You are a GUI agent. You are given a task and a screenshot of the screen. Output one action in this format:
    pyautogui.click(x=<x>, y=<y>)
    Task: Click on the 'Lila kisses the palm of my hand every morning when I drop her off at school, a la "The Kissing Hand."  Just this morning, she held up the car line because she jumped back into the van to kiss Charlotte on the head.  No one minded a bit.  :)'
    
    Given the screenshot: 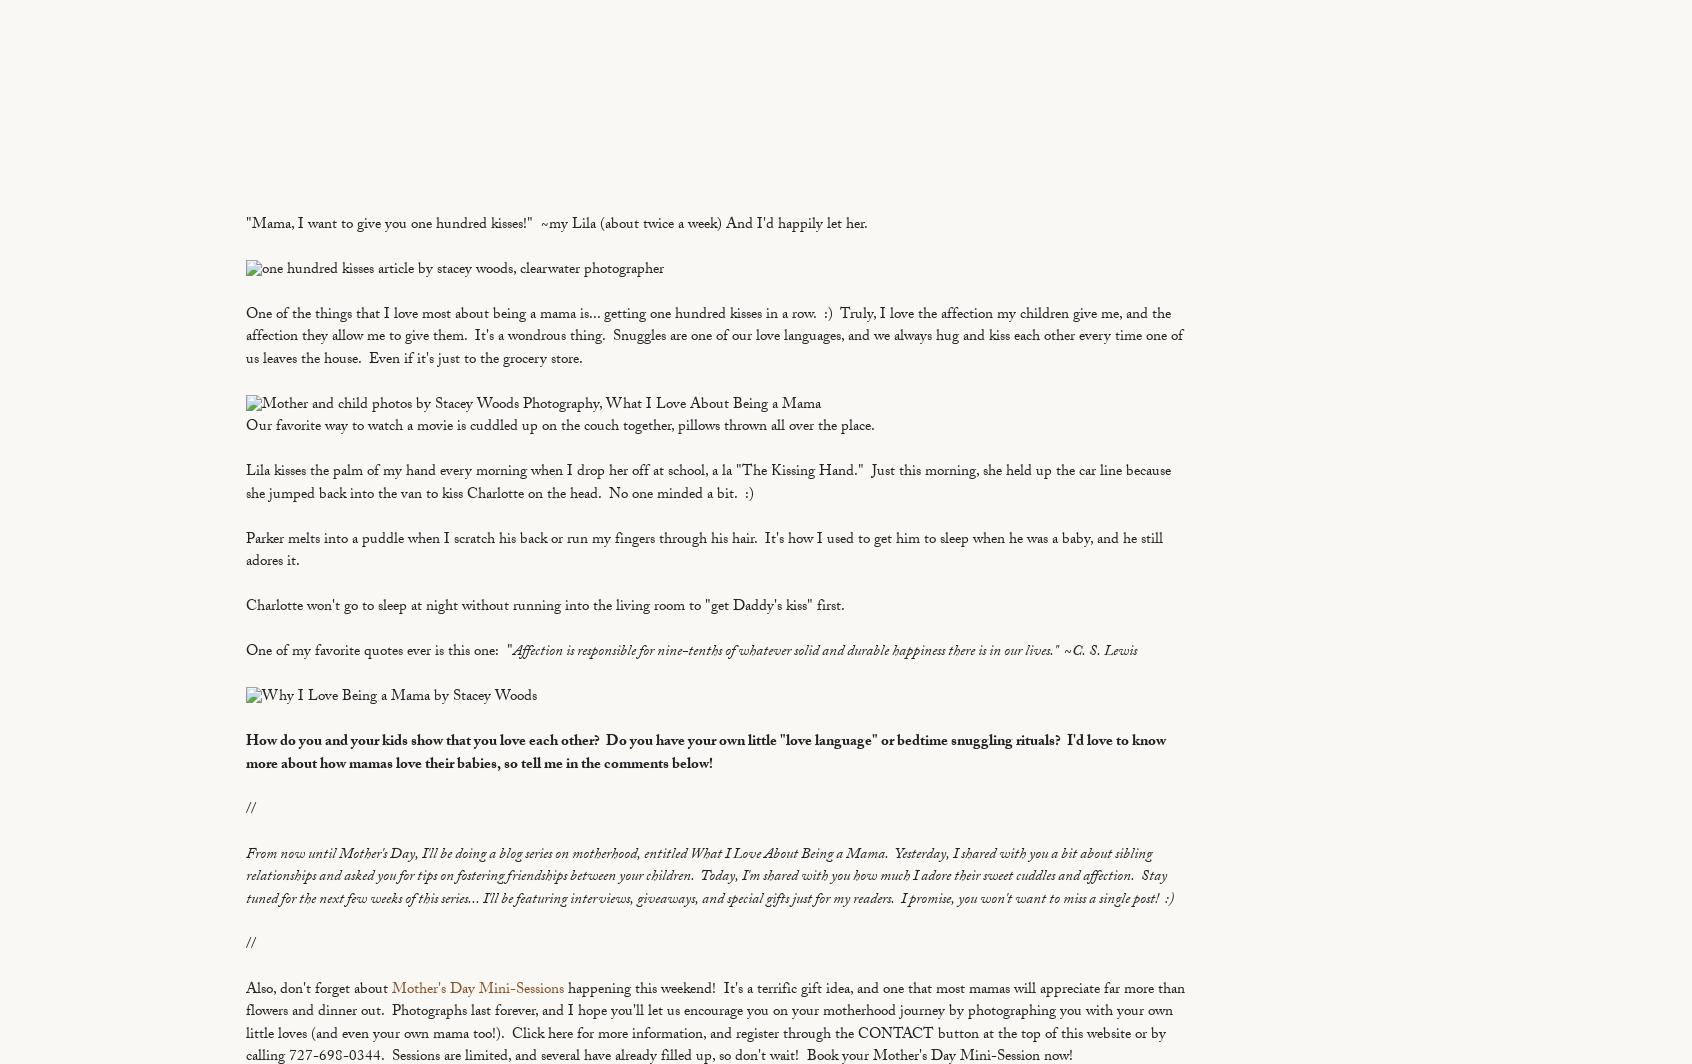 What is the action you would take?
    pyautogui.click(x=707, y=484)
    